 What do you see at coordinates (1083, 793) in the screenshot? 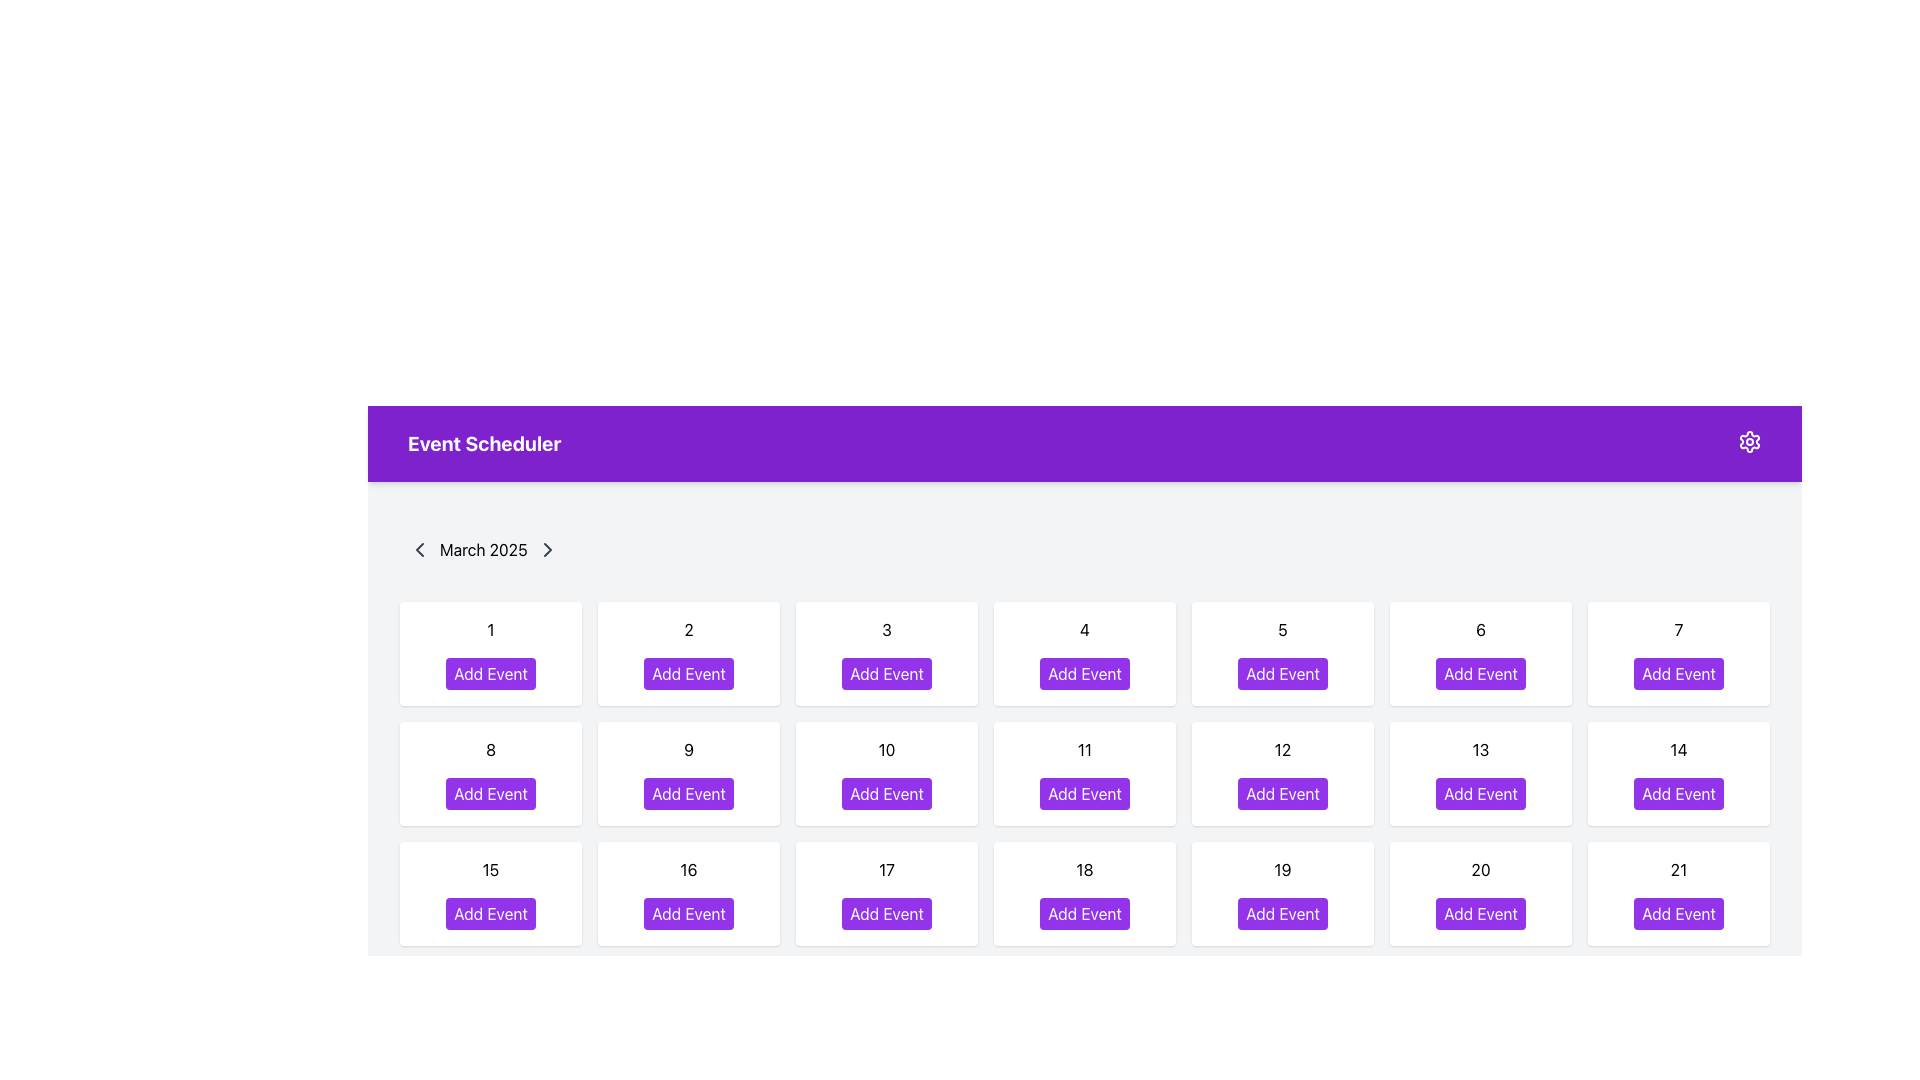
I see `the button located in the calendar grid for the 11th day of the month` at bounding box center [1083, 793].